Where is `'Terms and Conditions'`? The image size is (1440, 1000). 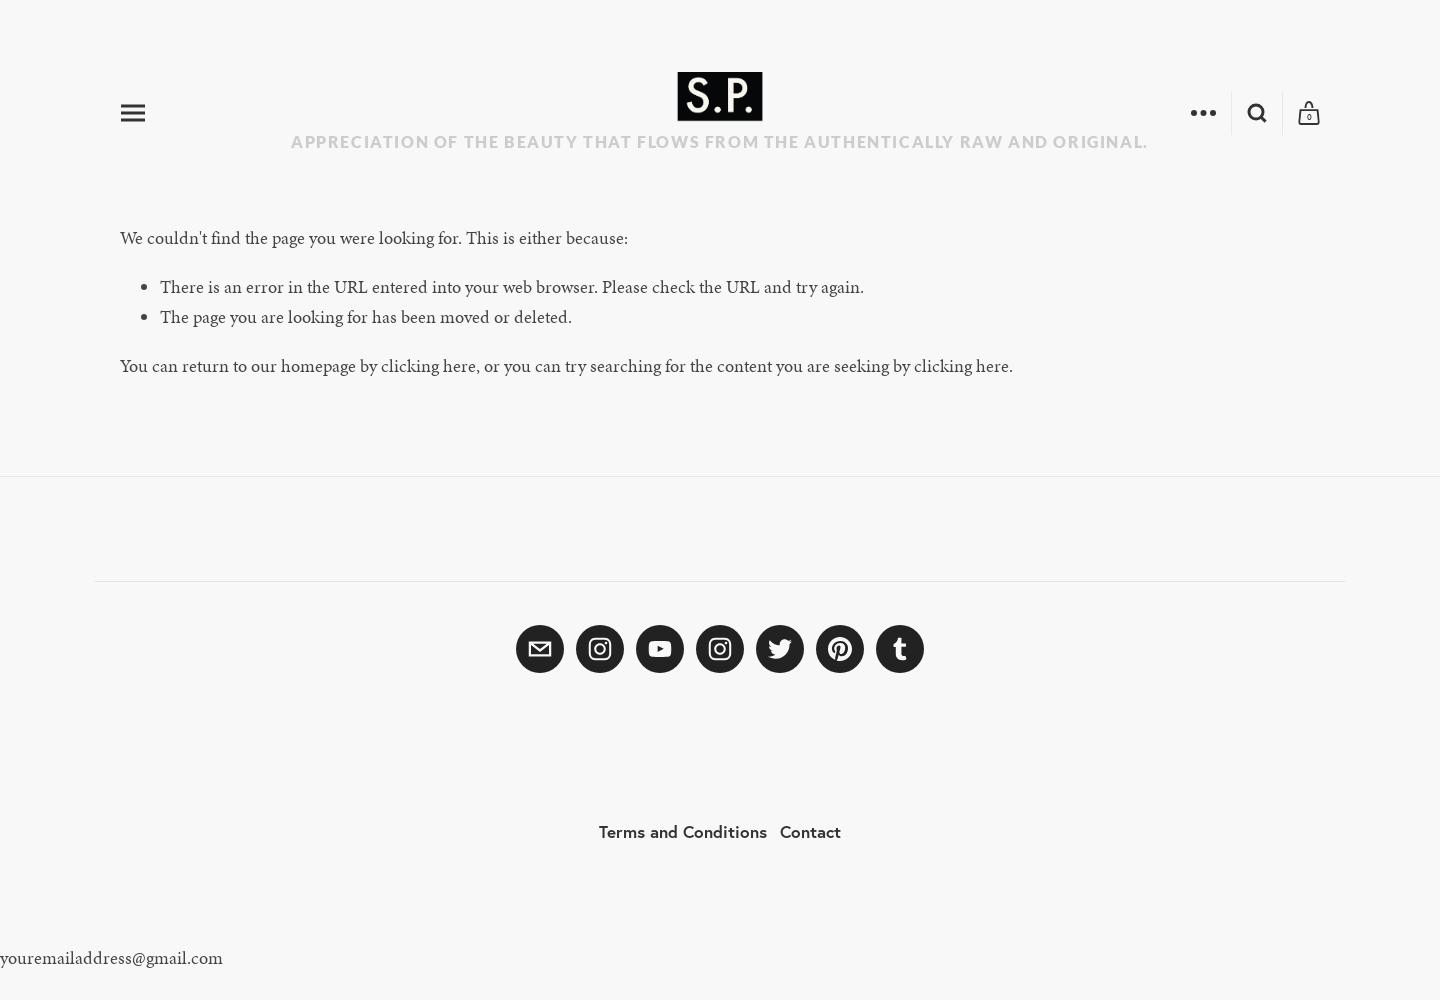
'Terms and Conditions' is located at coordinates (599, 830).